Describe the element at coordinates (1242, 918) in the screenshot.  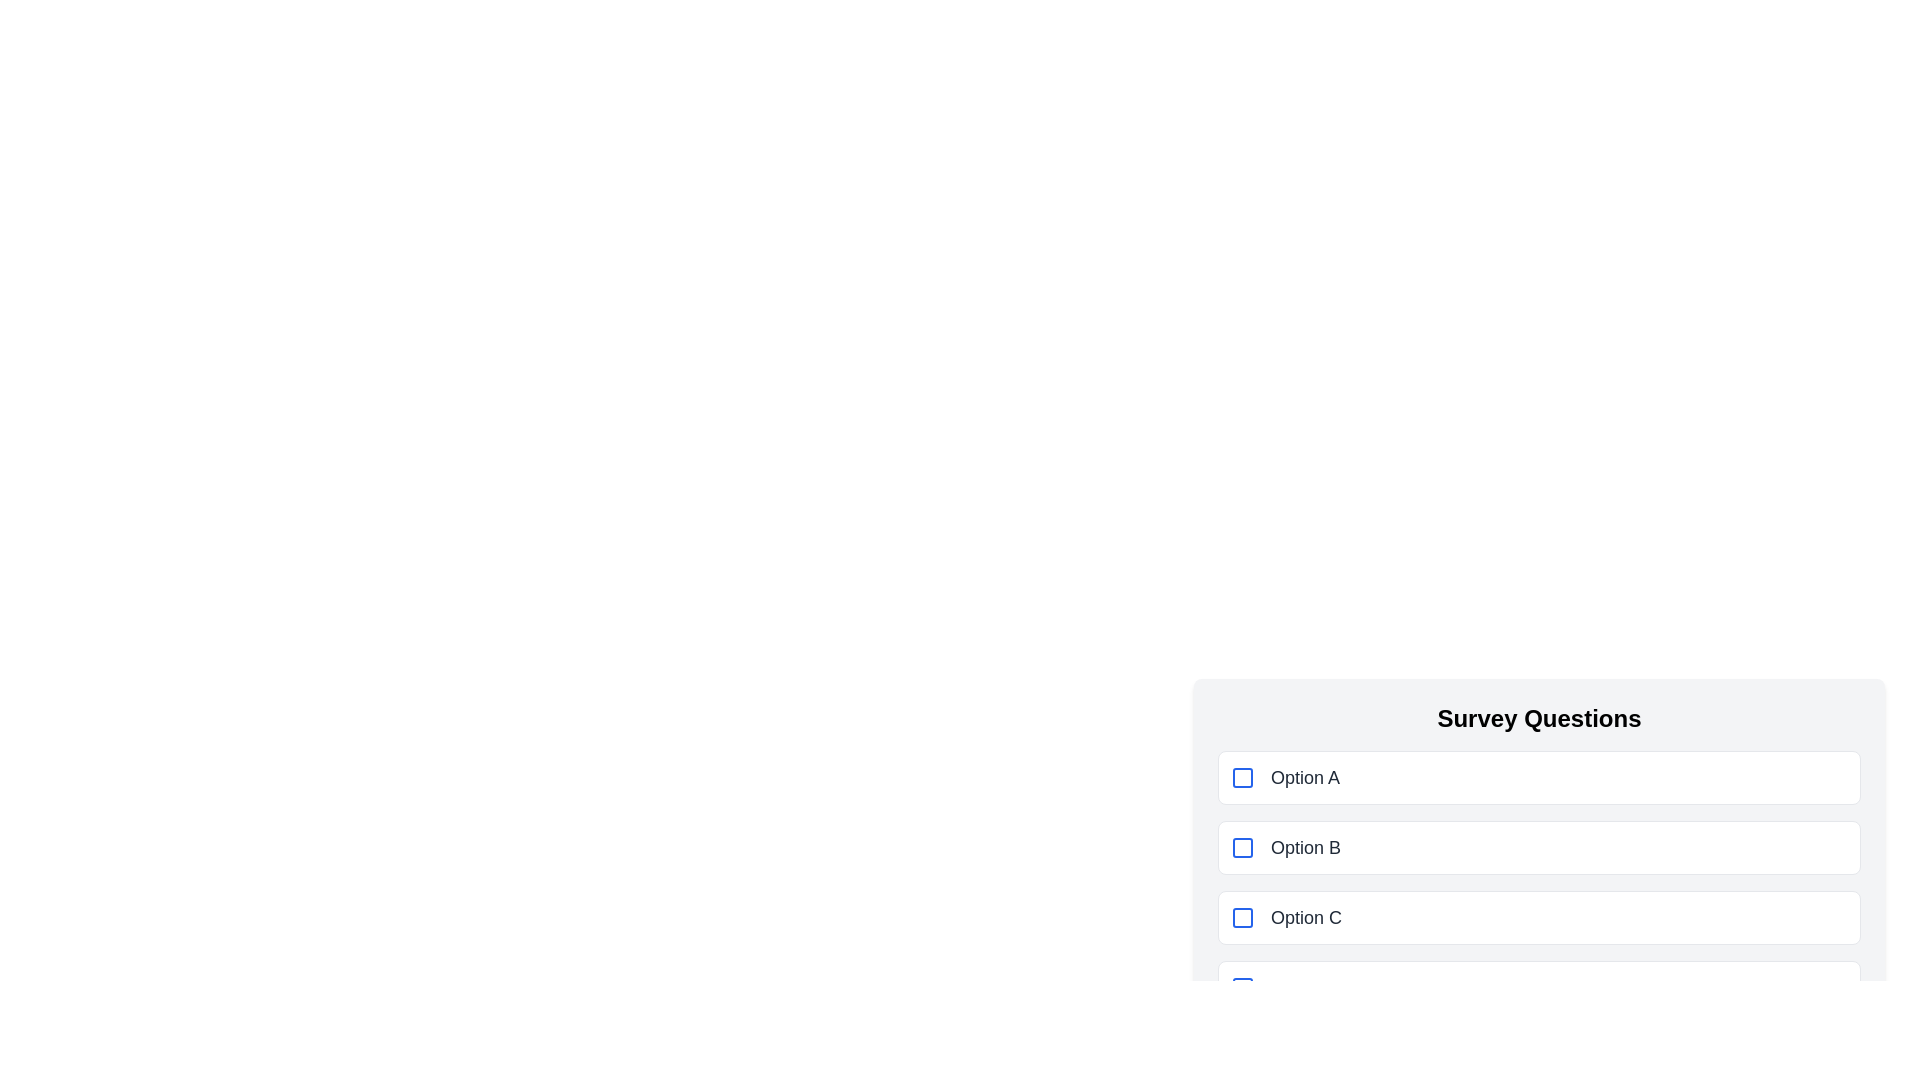
I see `the checkbox for 'Option C' to perform advanced actions` at that location.